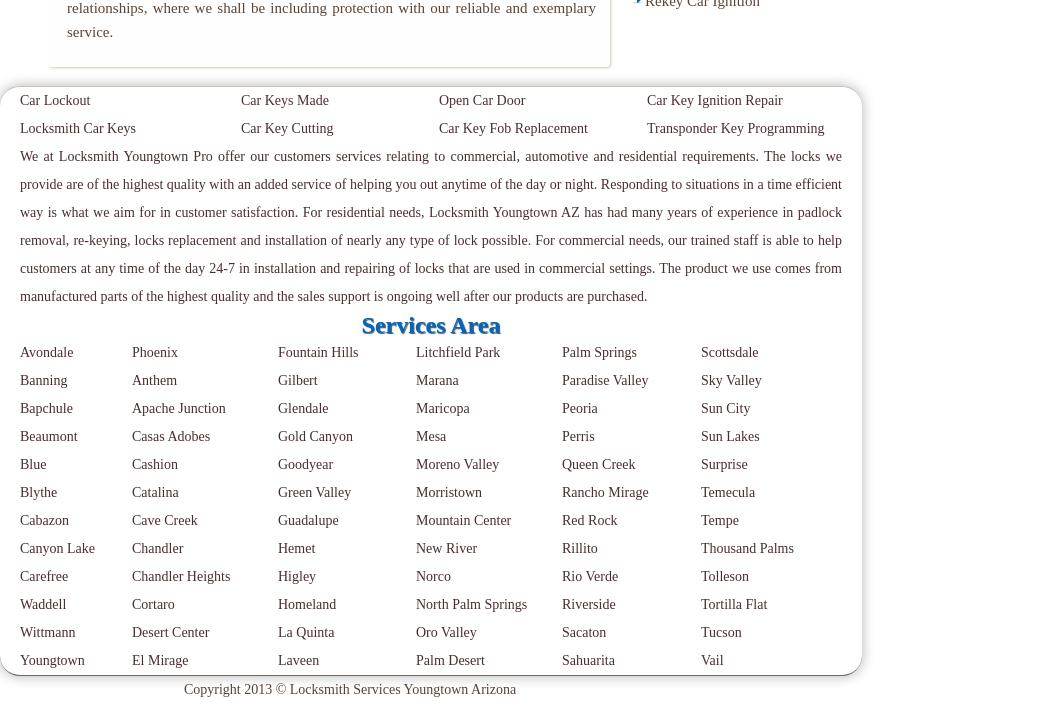 Image resolution: width=1040 pixels, height=722 pixels. I want to click on 'New River', so click(446, 547).